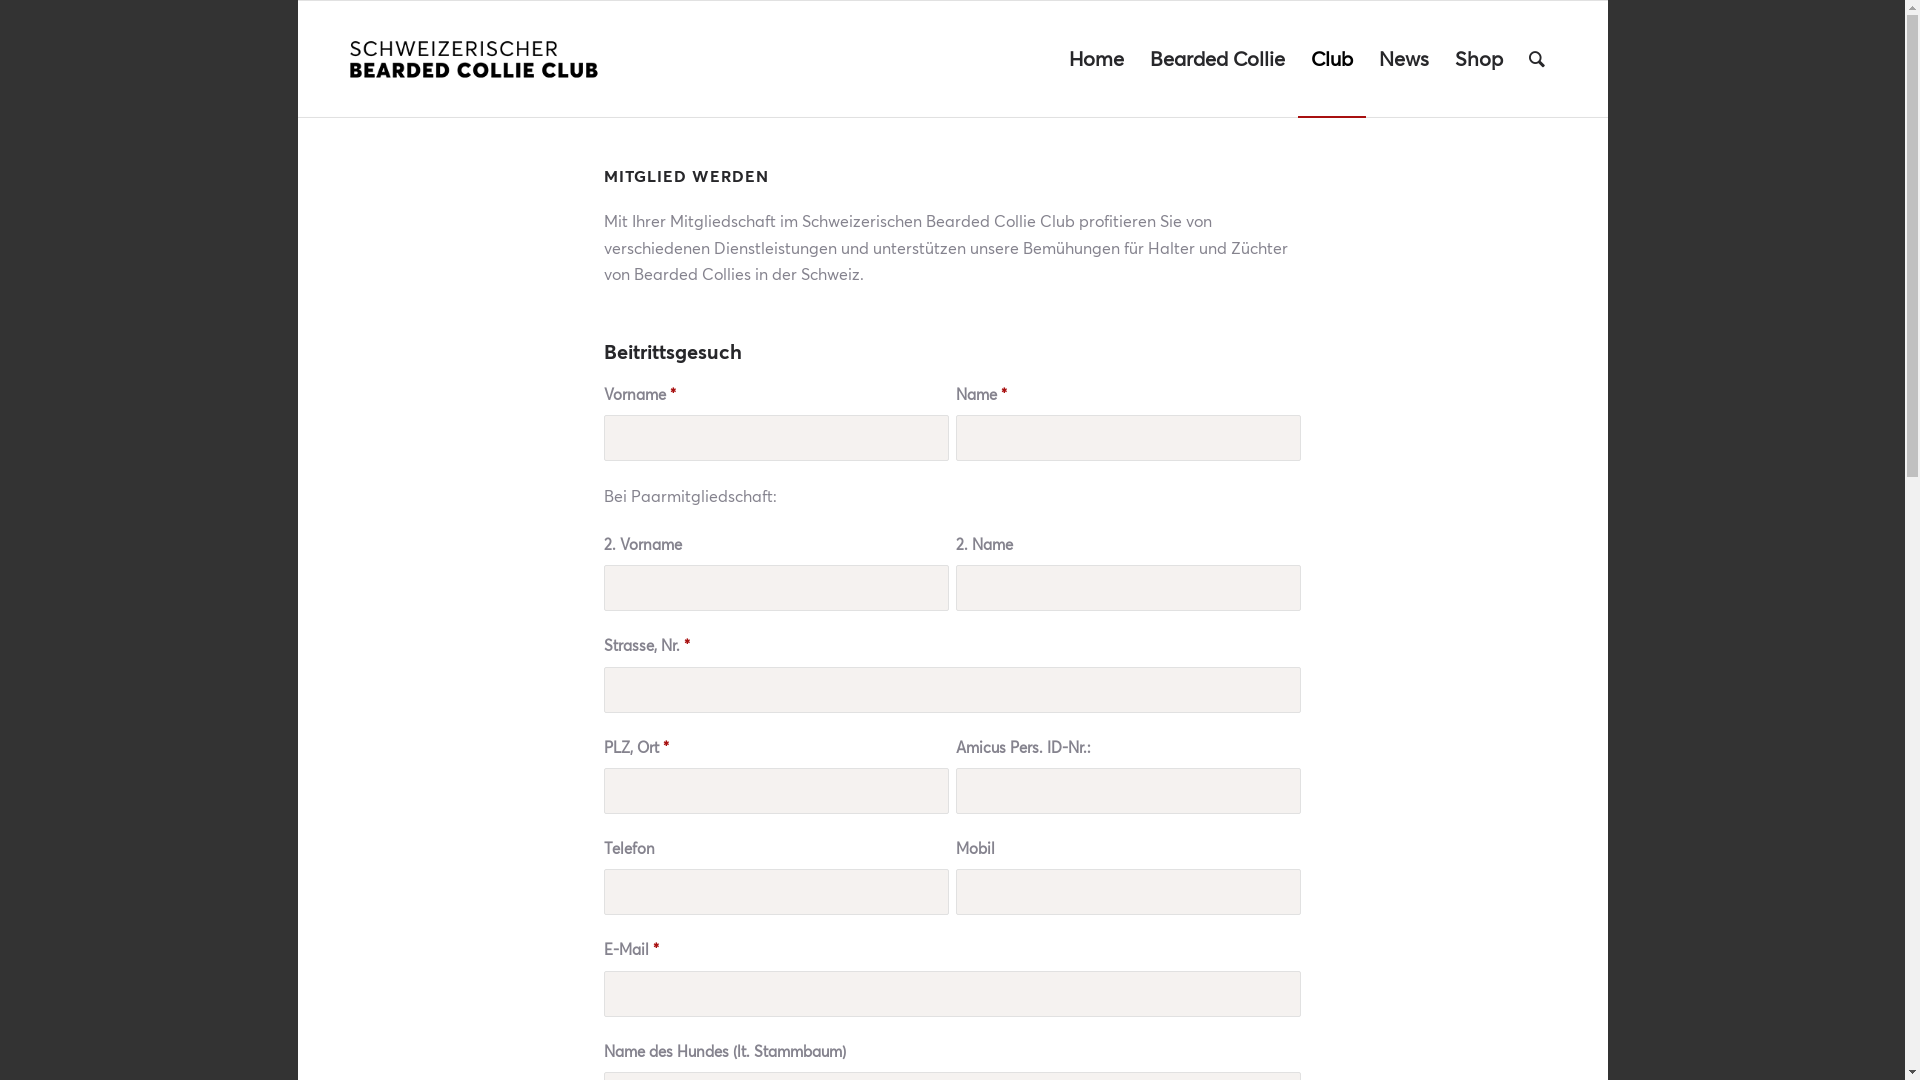  I want to click on 'News', so click(1365, 57).